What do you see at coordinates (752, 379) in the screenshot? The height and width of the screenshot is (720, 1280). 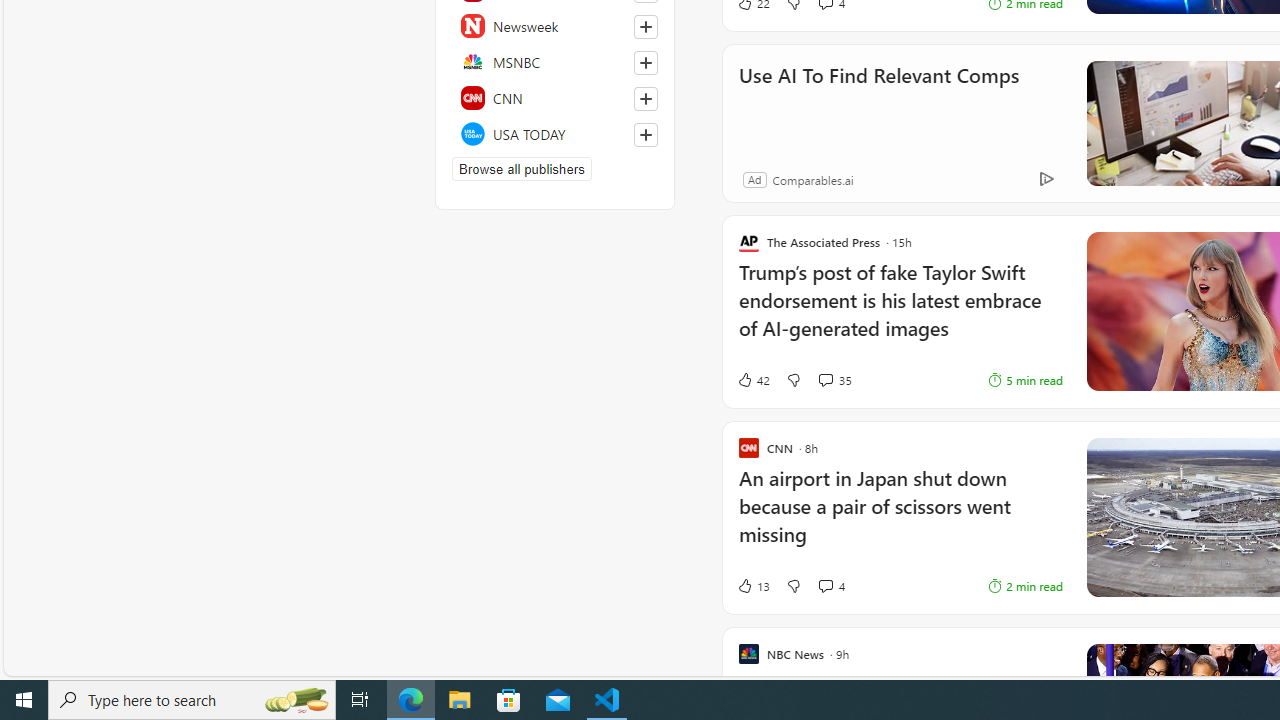 I see `'42 Like'` at bounding box center [752, 379].